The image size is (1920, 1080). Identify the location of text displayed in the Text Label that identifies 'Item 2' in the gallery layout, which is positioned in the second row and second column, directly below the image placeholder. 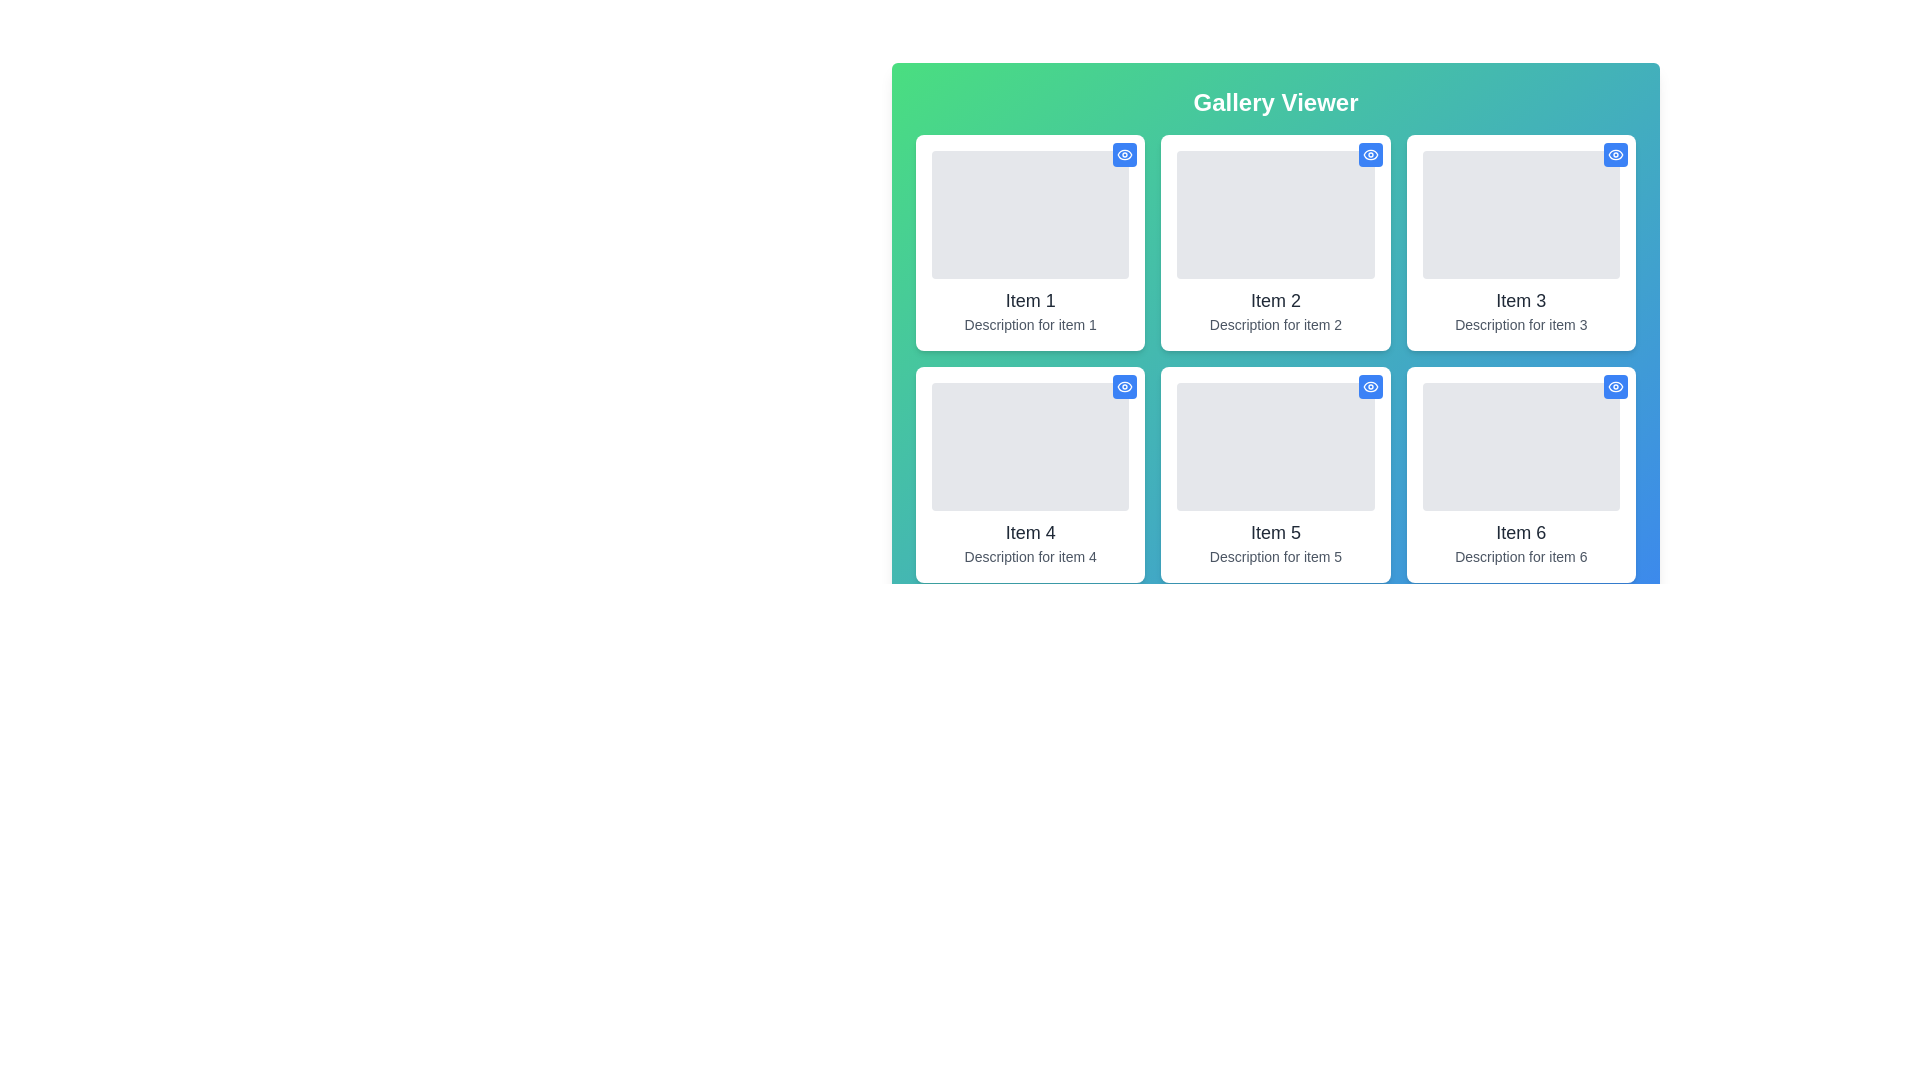
(1275, 300).